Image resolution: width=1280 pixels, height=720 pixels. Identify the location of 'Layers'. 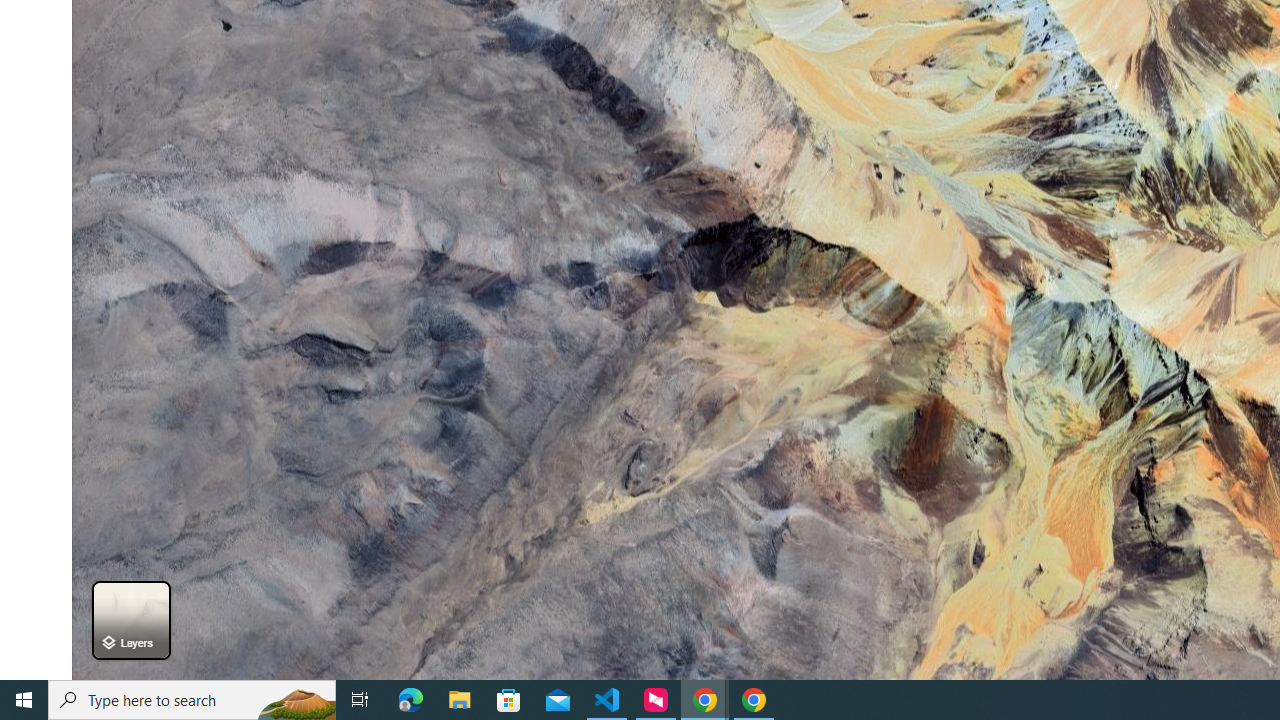
(130, 619).